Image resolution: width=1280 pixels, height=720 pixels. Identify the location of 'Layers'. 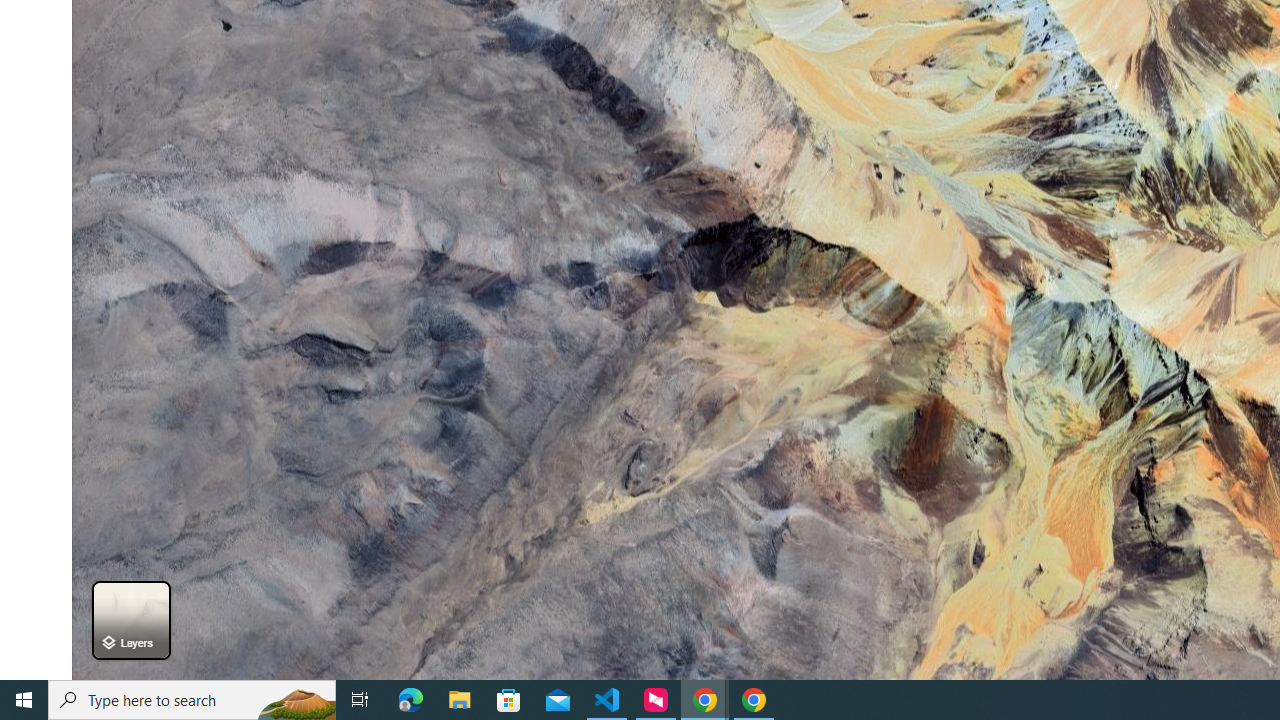
(130, 619).